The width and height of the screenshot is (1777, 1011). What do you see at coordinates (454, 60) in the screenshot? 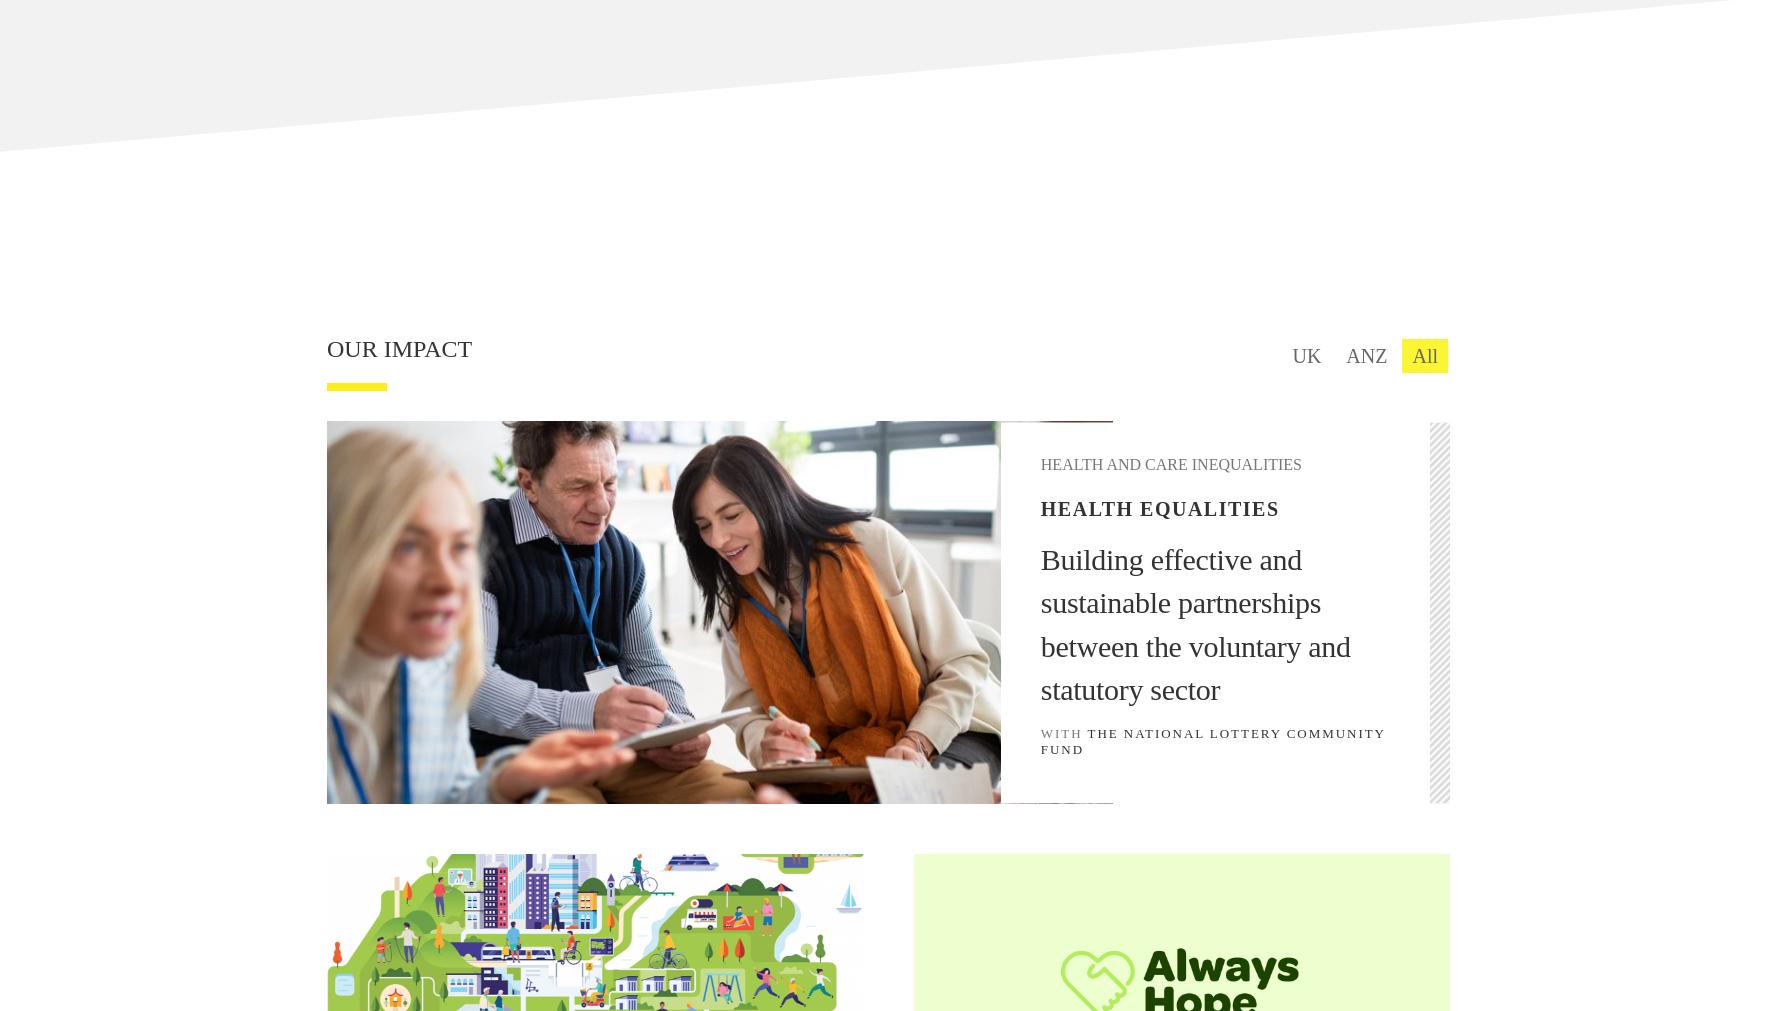
I see `'We help local systems to adopt and adapt innovations that have been successful elsewhere, by helping them understand where fidelity is essential, and where things need to flex to fit a new context.'` at bounding box center [454, 60].